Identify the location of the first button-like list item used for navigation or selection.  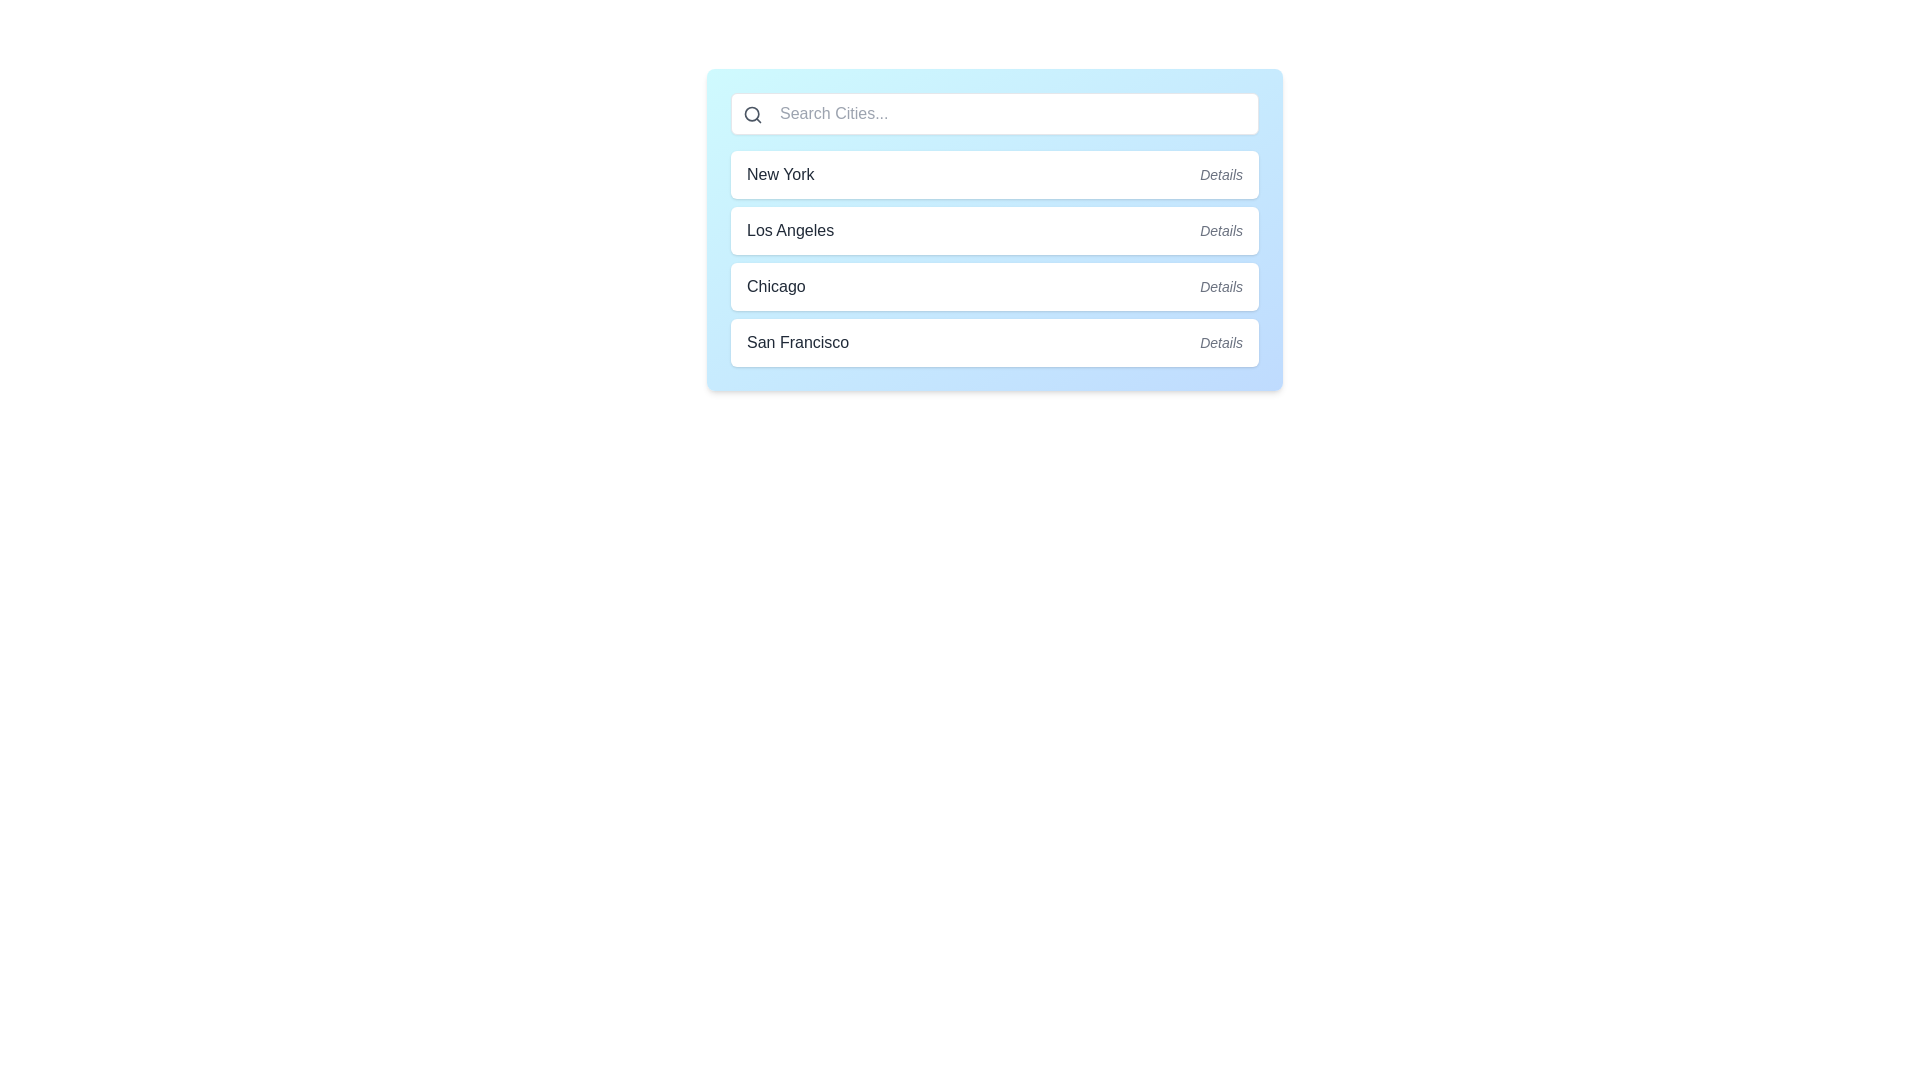
(994, 173).